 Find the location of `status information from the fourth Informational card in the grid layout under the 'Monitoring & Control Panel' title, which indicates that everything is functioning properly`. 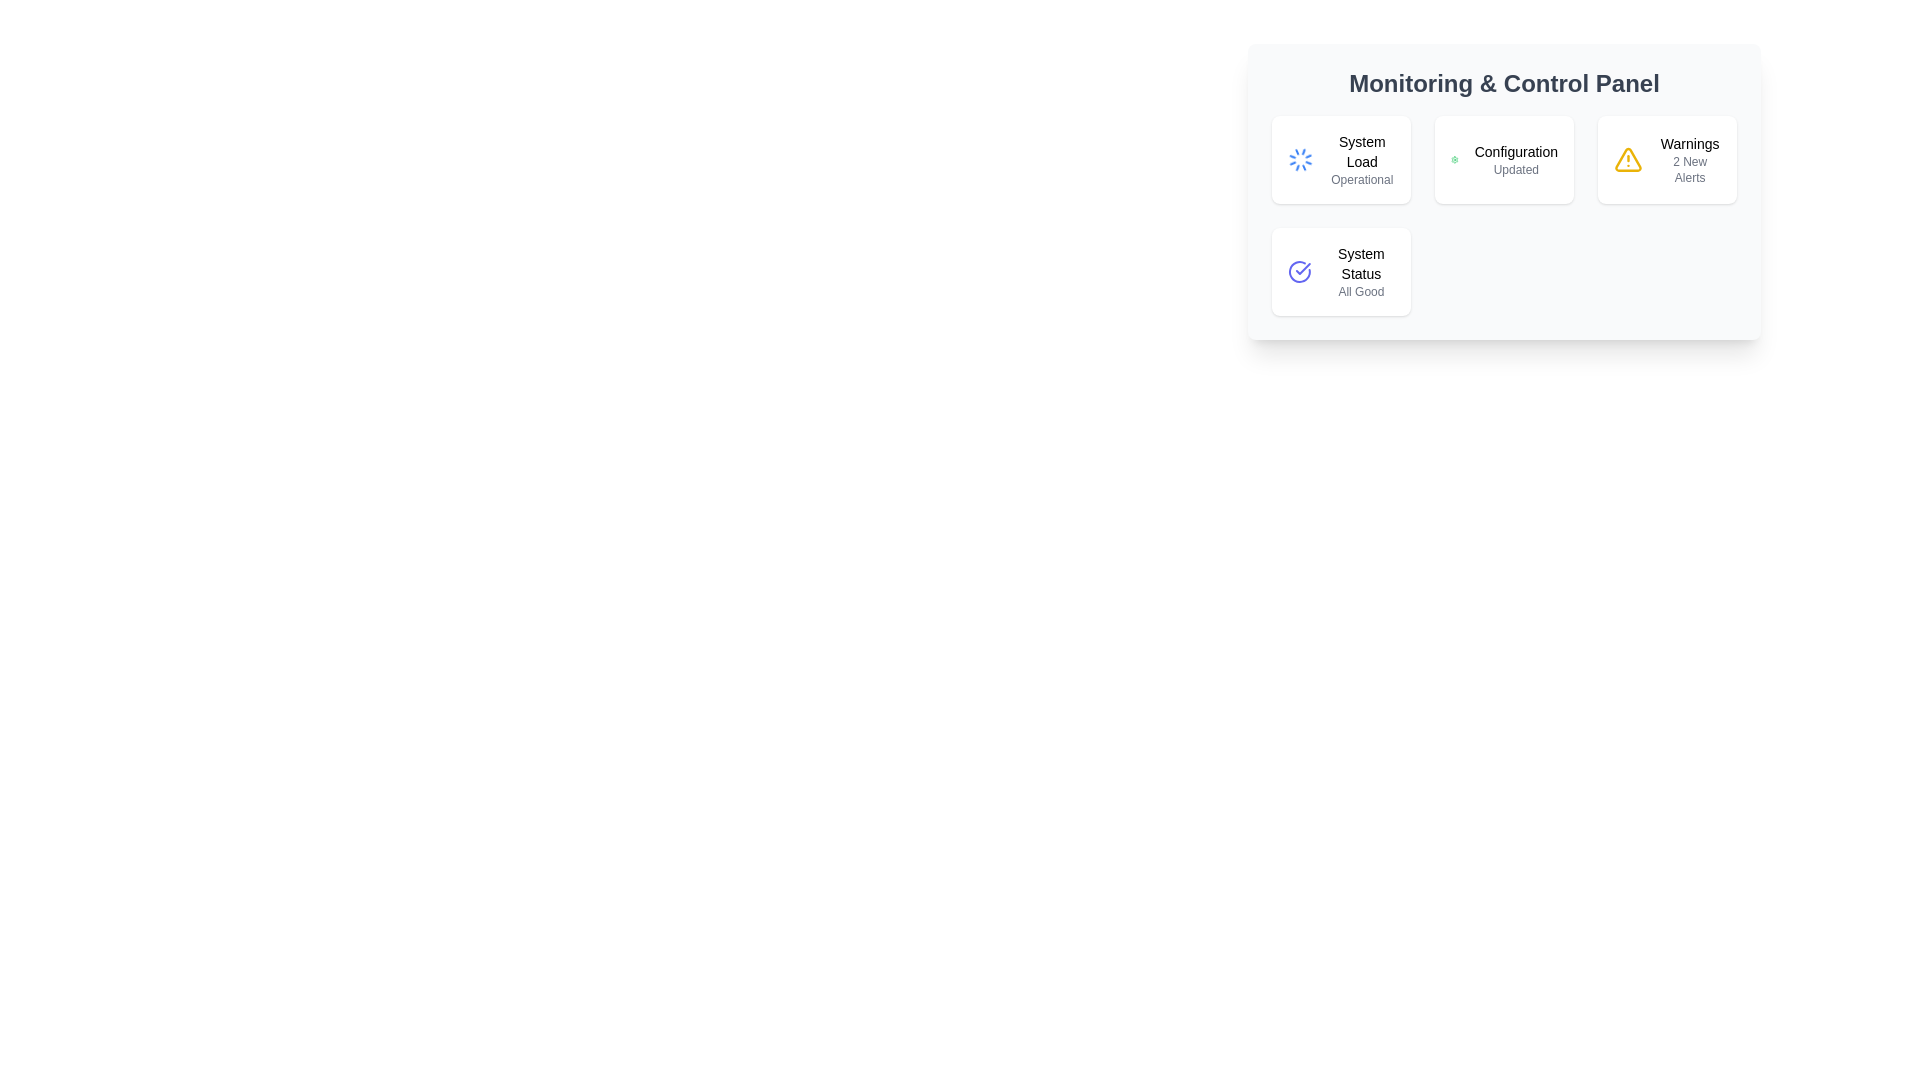

status information from the fourth Informational card in the grid layout under the 'Monitoring & Control Panel' title, which indicates that everything is functioning properly is located at coordinates (1341, 272).